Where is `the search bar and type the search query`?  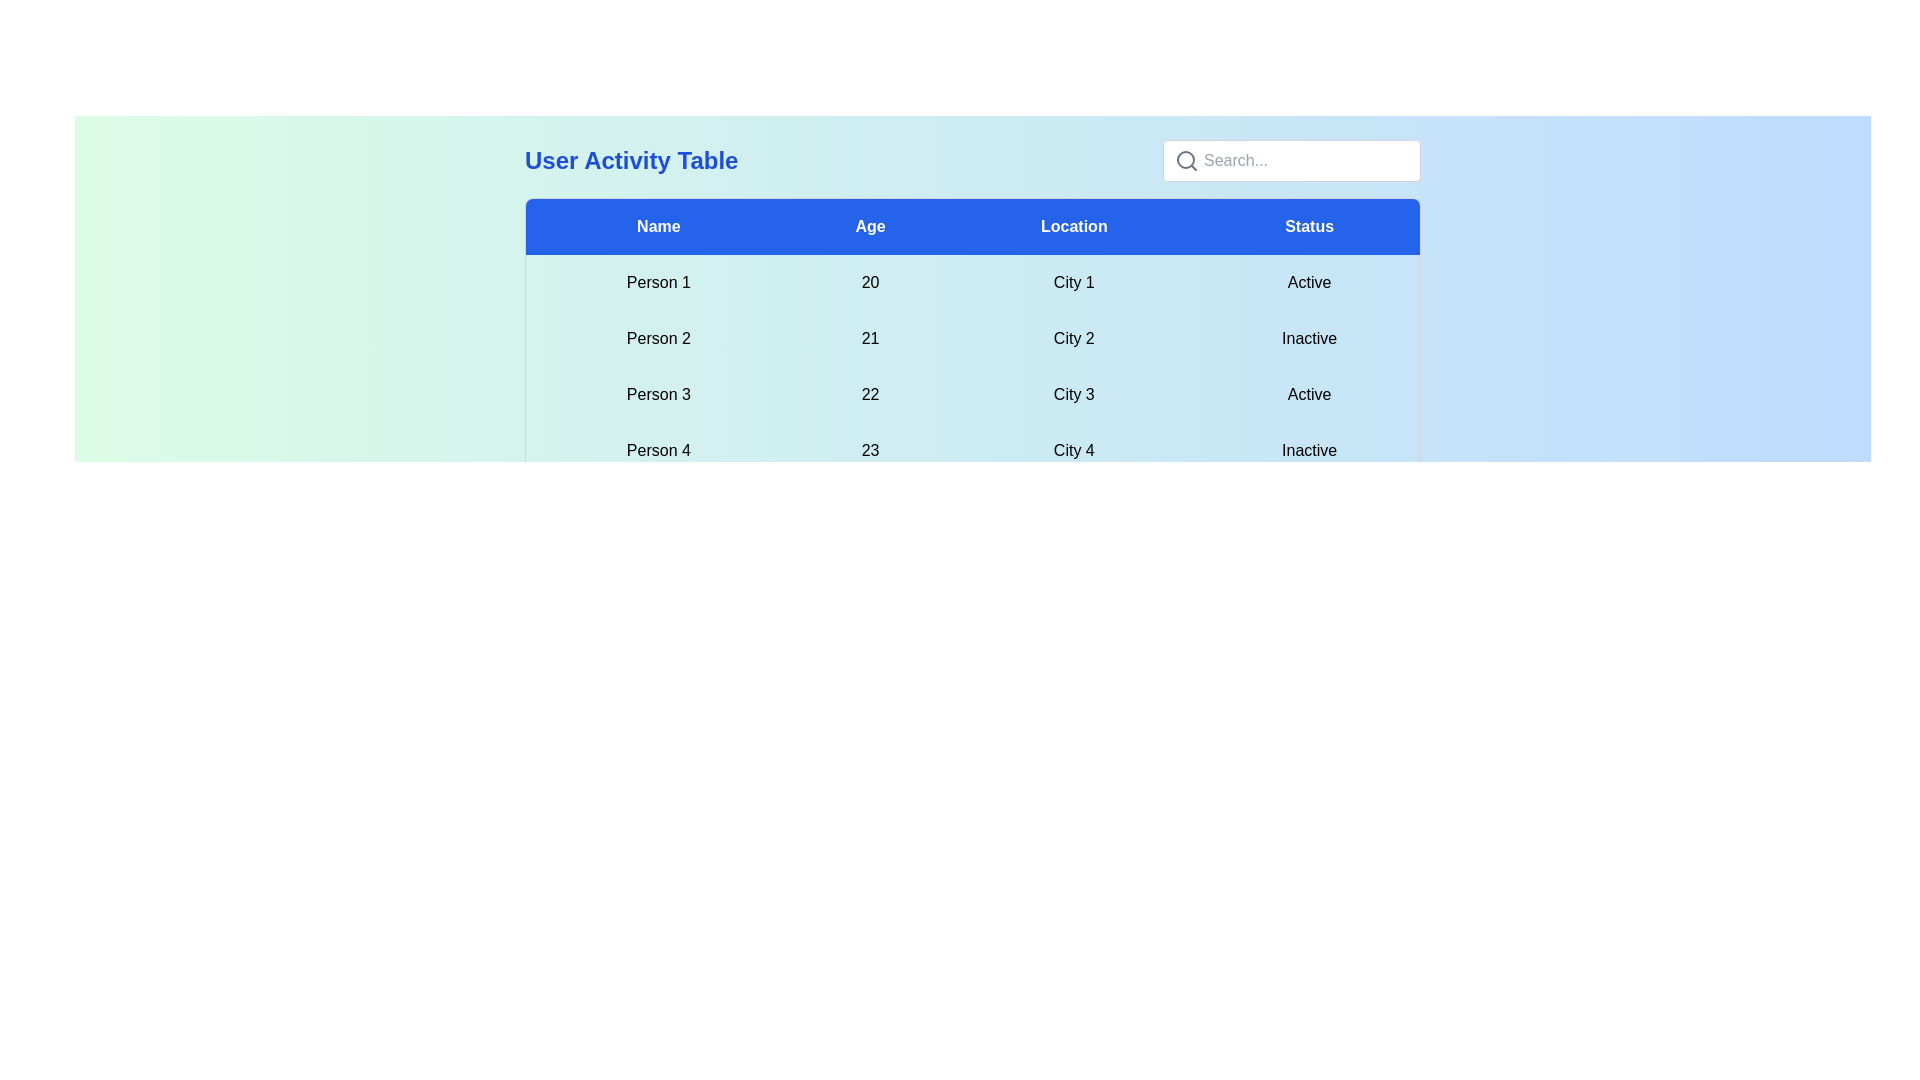
the search bar and type the search query is located at coordinates (1291, 160).